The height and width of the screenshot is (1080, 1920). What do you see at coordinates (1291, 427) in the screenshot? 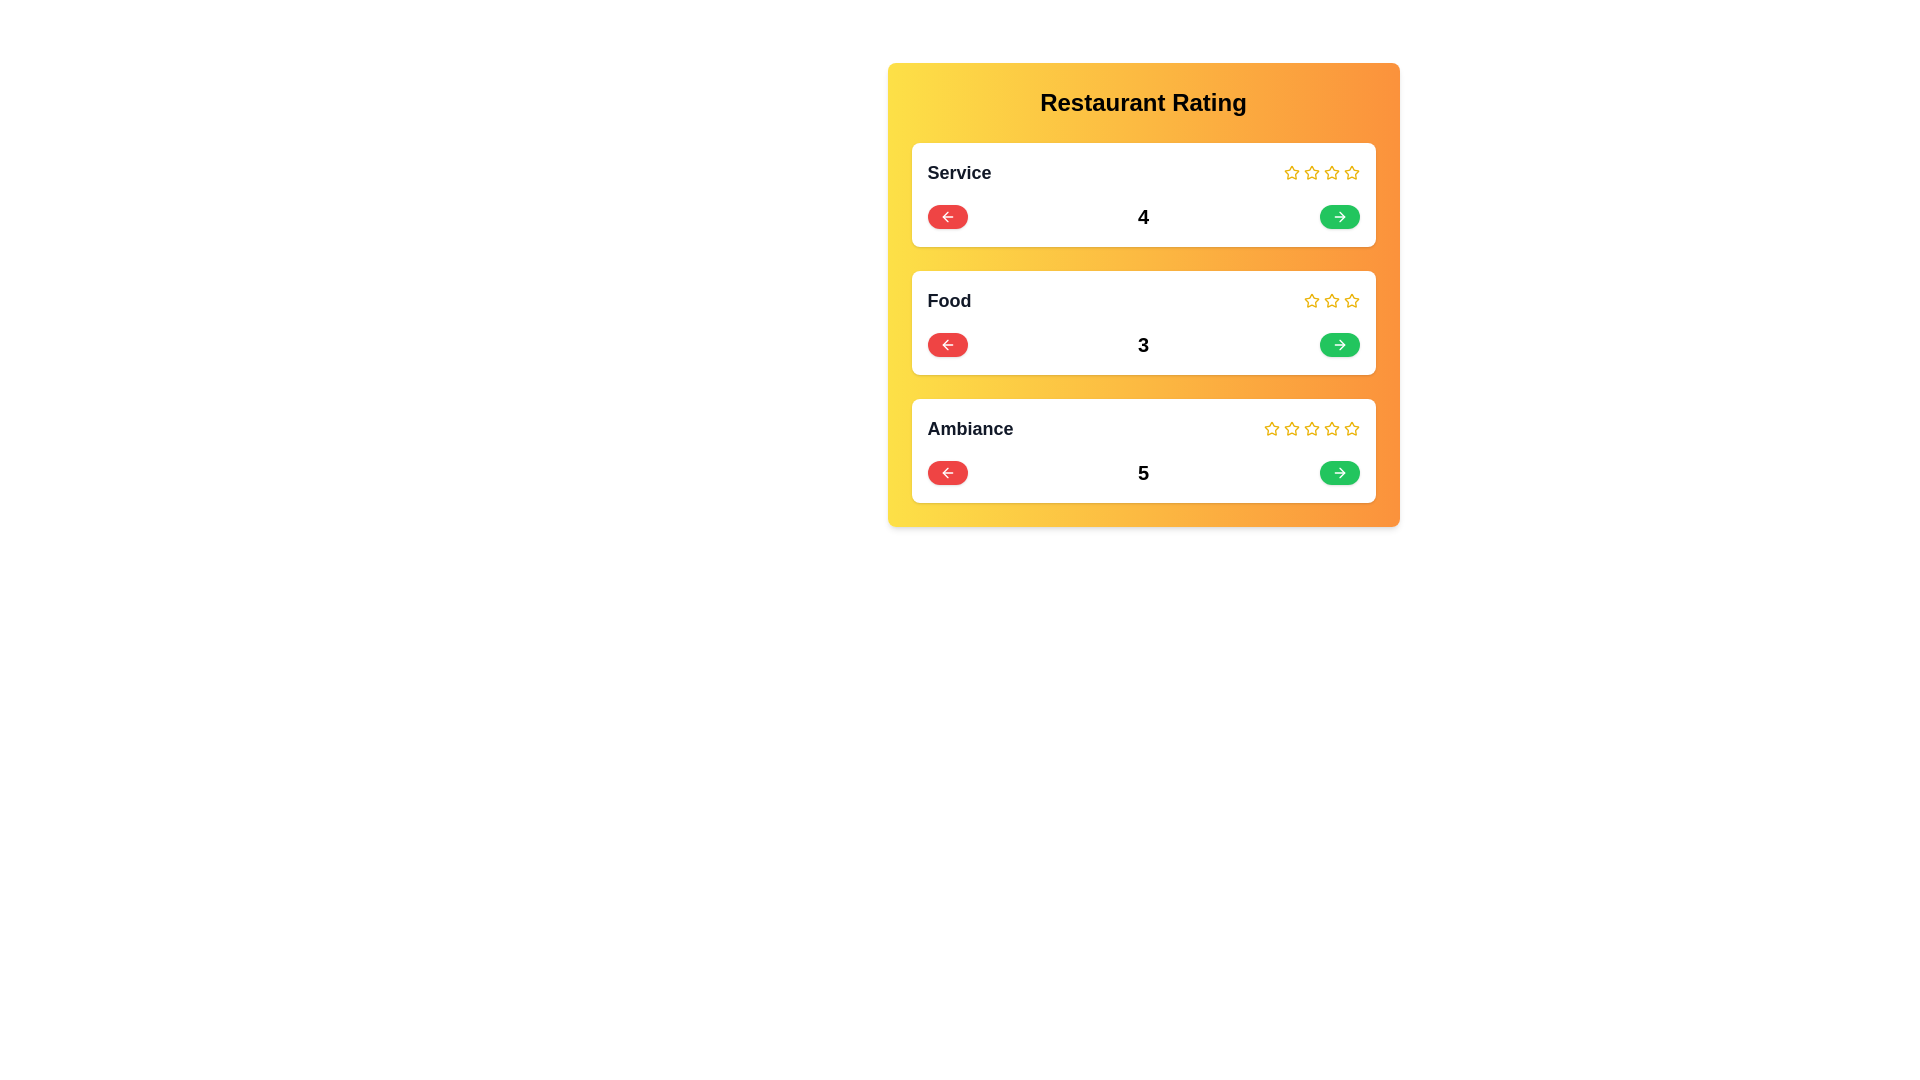
I see `the first star in the rating row for 'Ambiance' within the 'Restaurant Rating' card to rate` at bounding box center [1291, 427].